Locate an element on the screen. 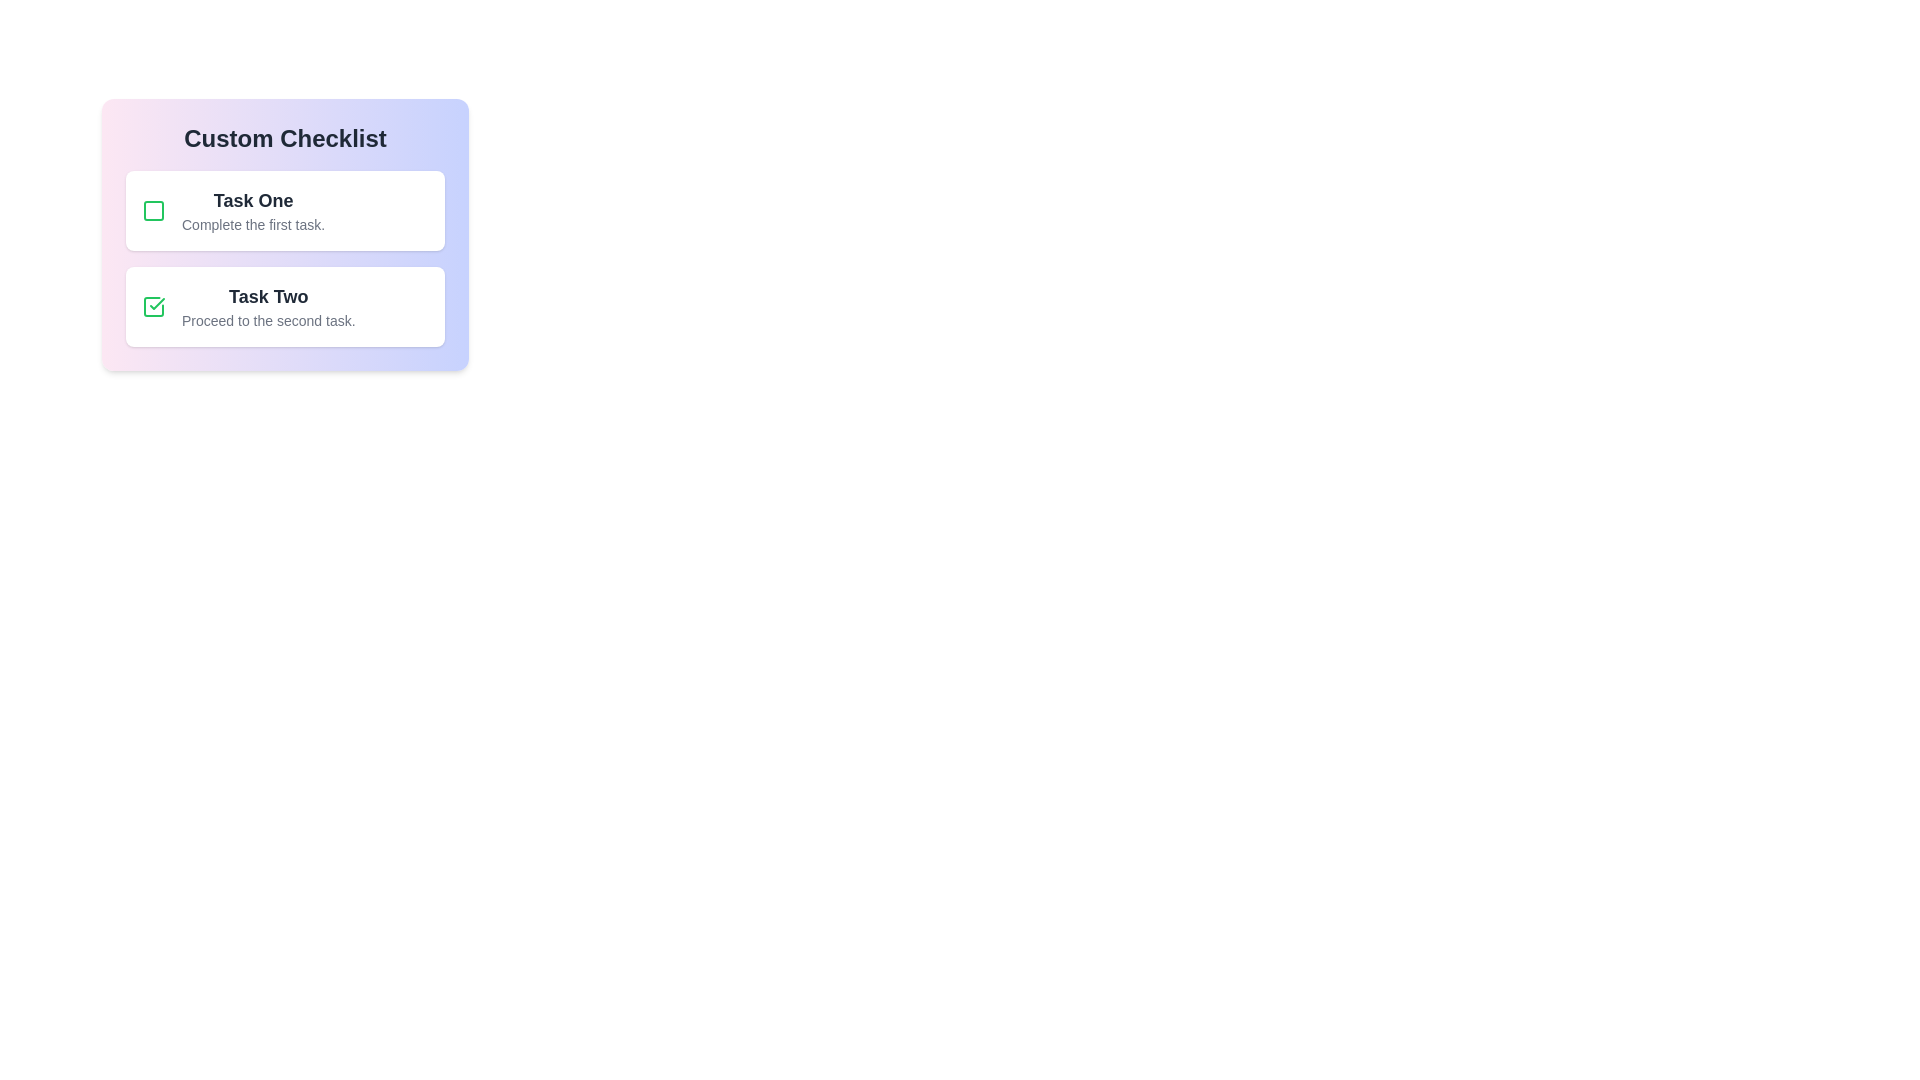 This screenshot has width=1920, height=1080. task information presented in the Checklist Component, which displays tasks with titles and completion statuses below the heading 'Custom Checklist.' is located at coordinates (284, 257).